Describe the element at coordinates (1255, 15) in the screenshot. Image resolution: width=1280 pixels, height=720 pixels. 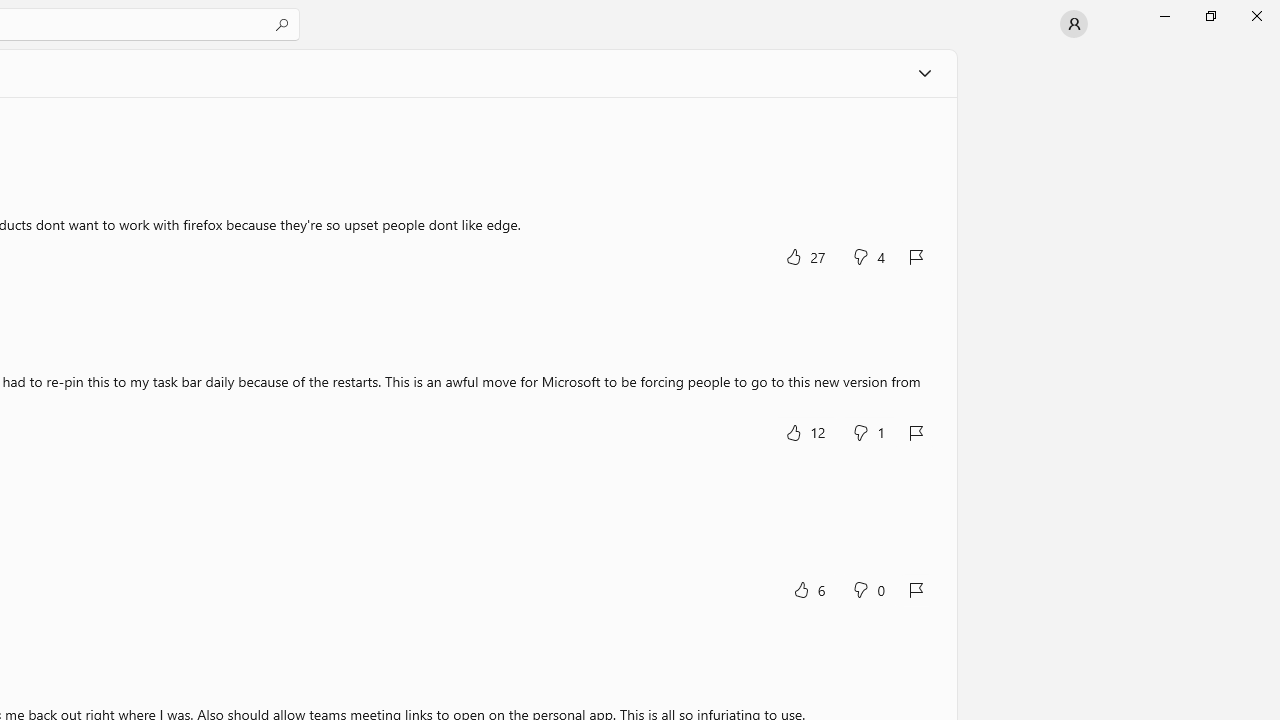
I see `'Close Microsoft Store'` at that location.